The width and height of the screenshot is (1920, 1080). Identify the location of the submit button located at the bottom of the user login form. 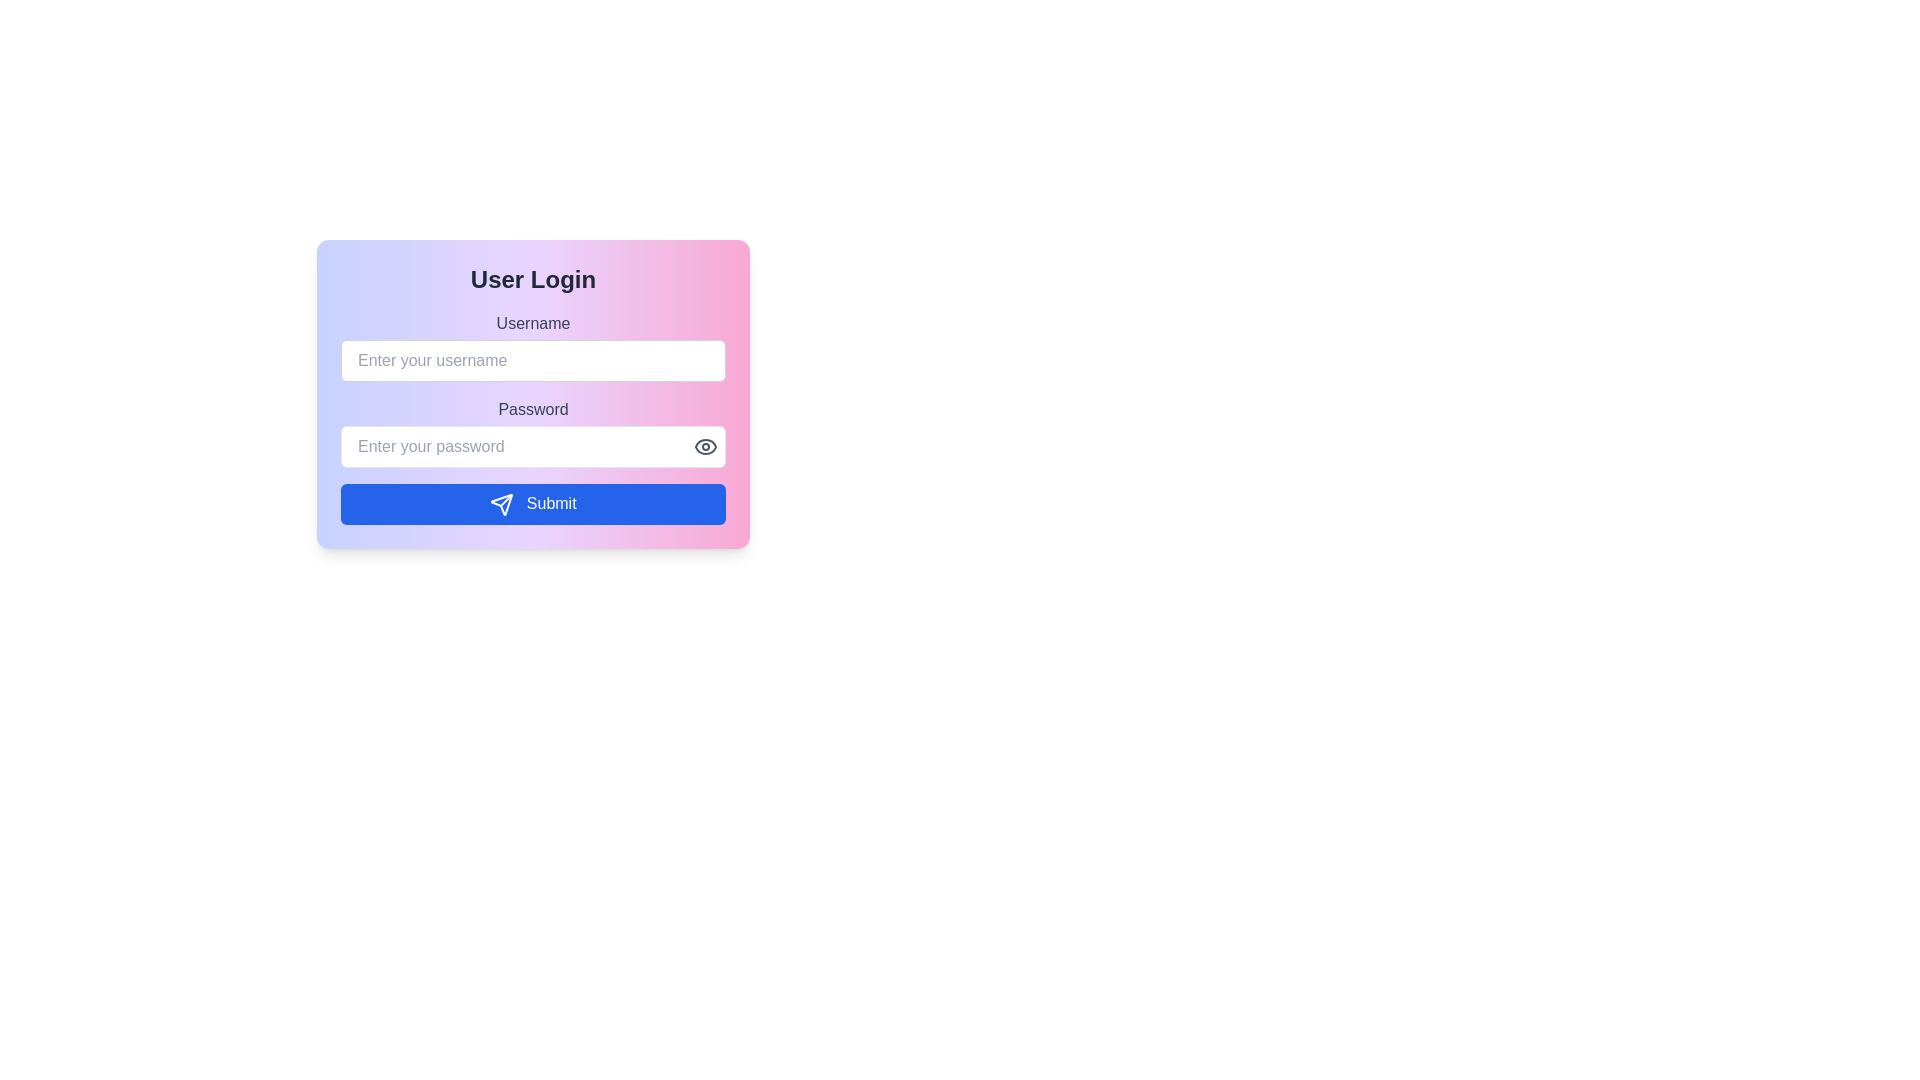
(533, 503).